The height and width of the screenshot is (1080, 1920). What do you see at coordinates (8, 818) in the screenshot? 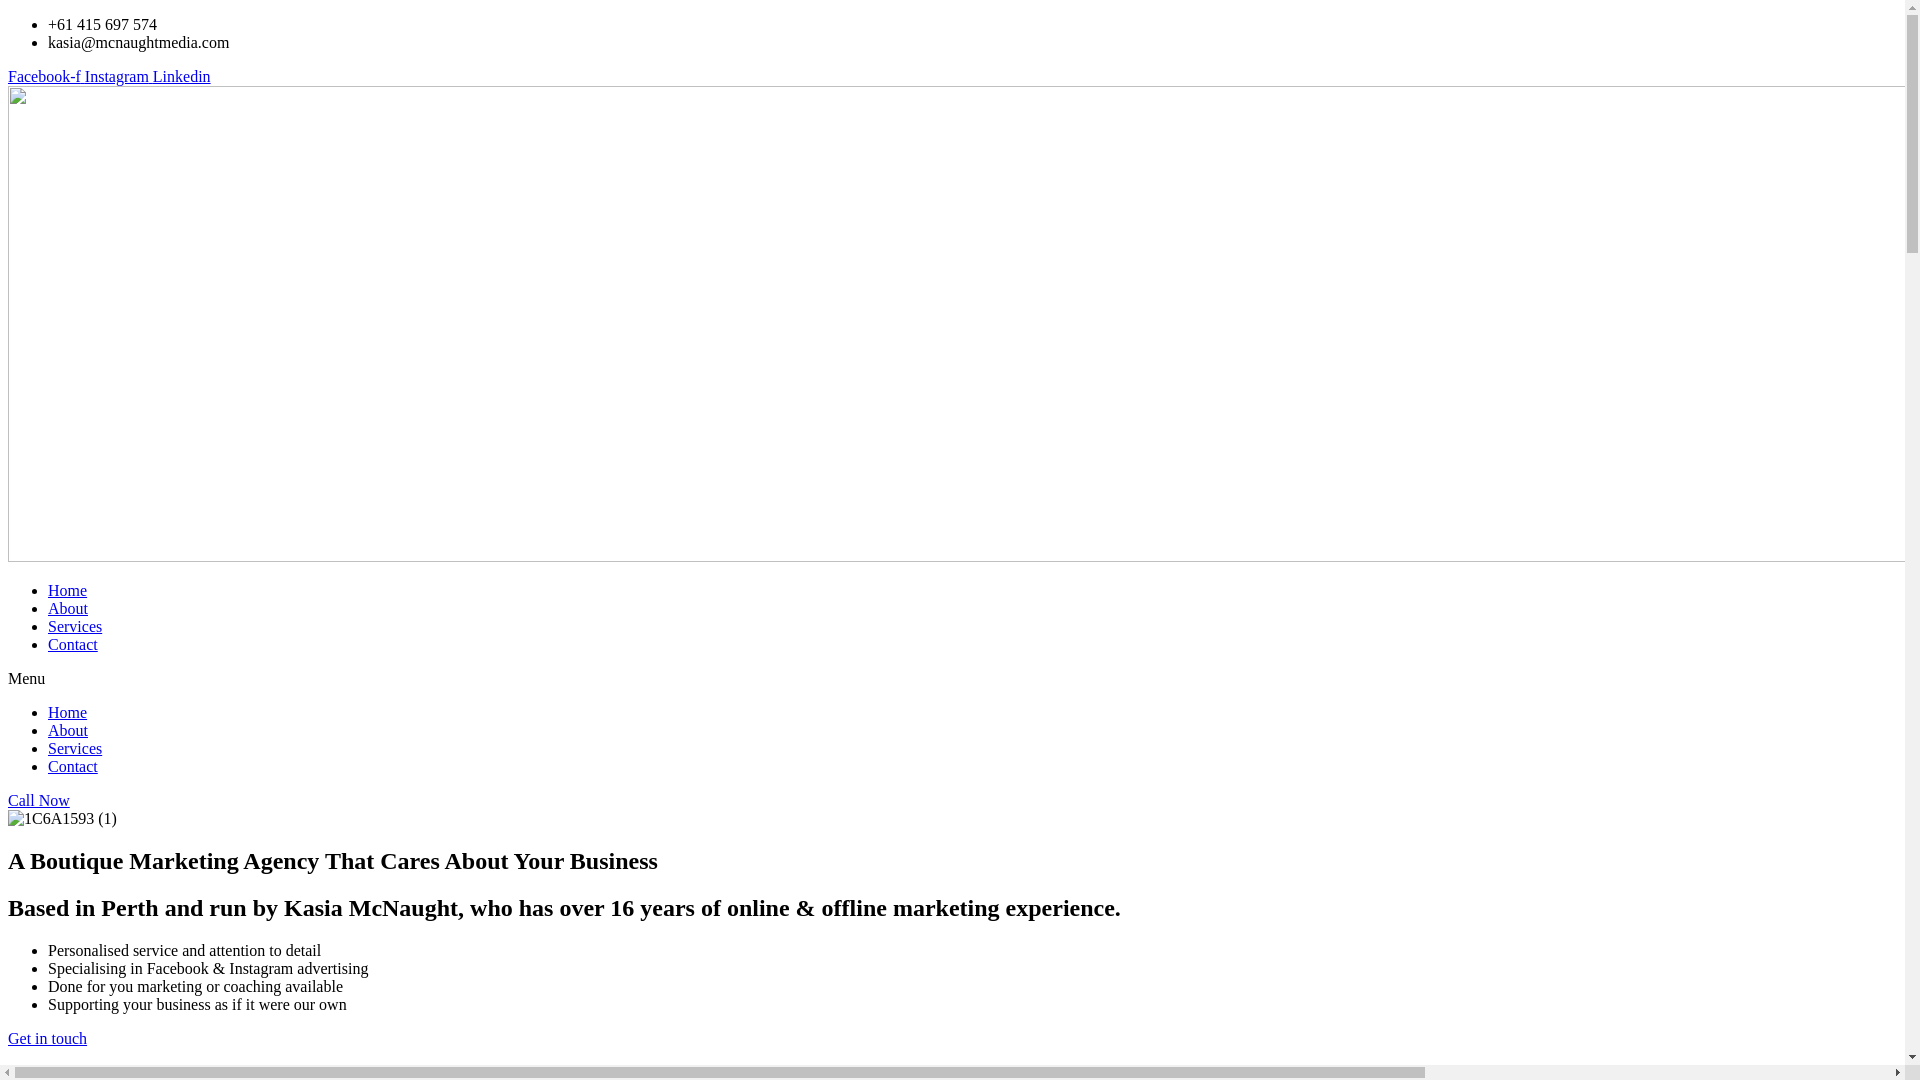
I see `'1C6A1593 (1)'` at bounding box center [8, 818].